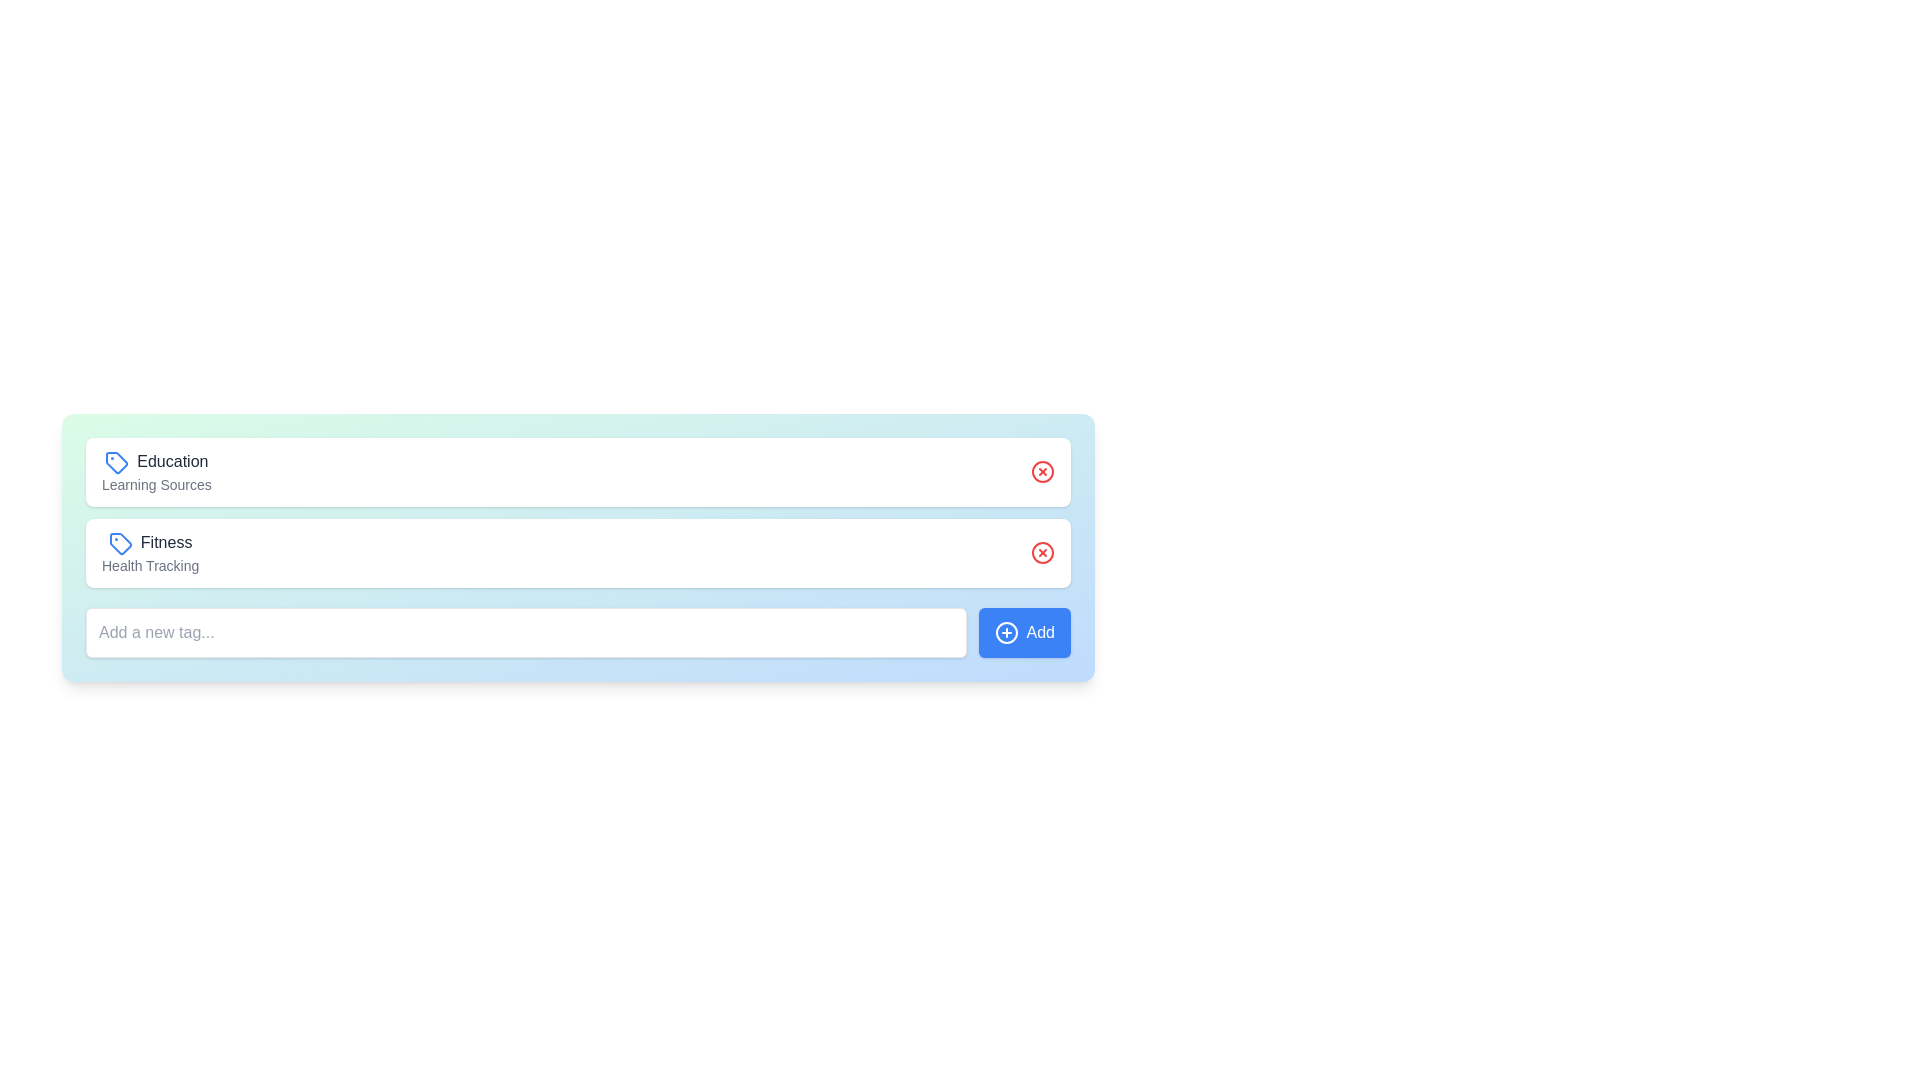 Image resolution: width=1920 pixels, height=1080 pixels. What do you see at coordinates (149, 553) in the screenshot?
I see `the 'Fitness' tag with the sub-description 'Health Tracking', which is the second item in the vertical list under the 'Education' label` at bounding box center [149, 553].